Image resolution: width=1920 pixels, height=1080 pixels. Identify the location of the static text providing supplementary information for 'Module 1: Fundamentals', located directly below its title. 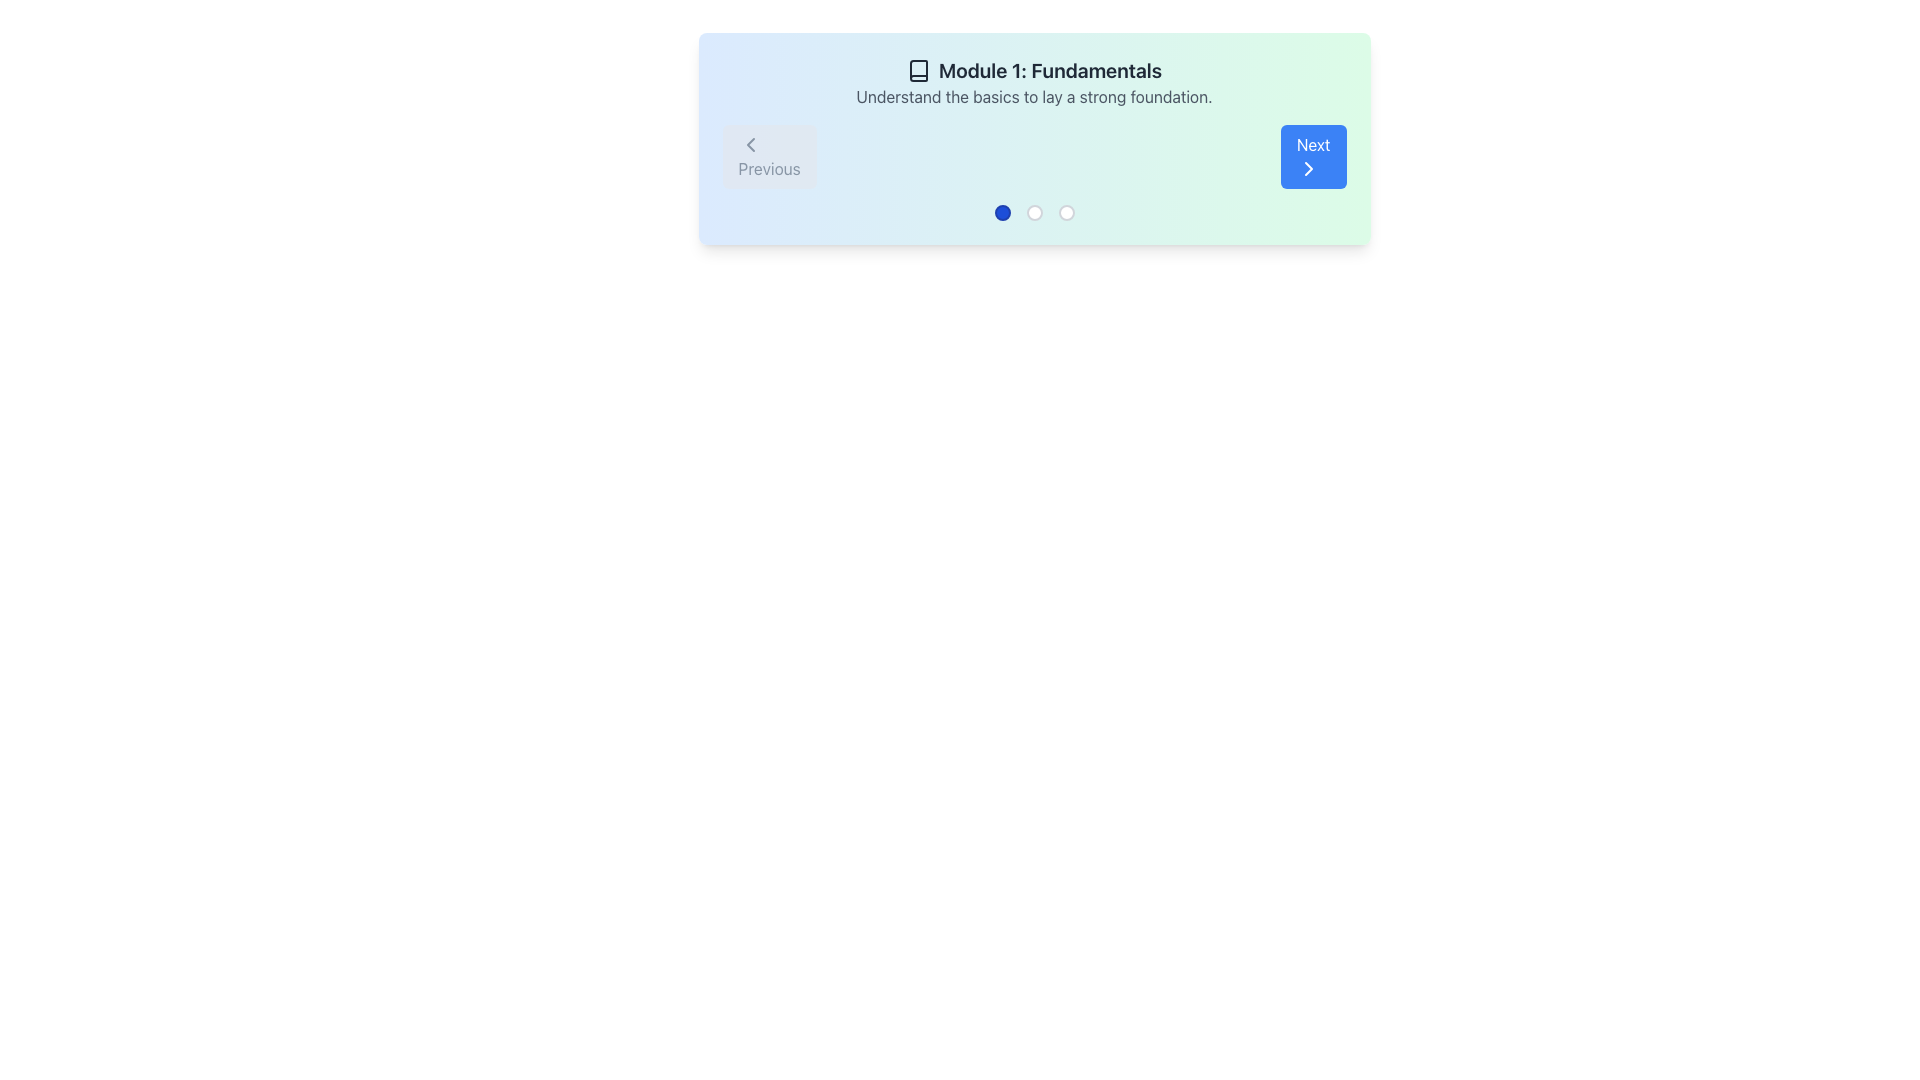
(1034, 96).